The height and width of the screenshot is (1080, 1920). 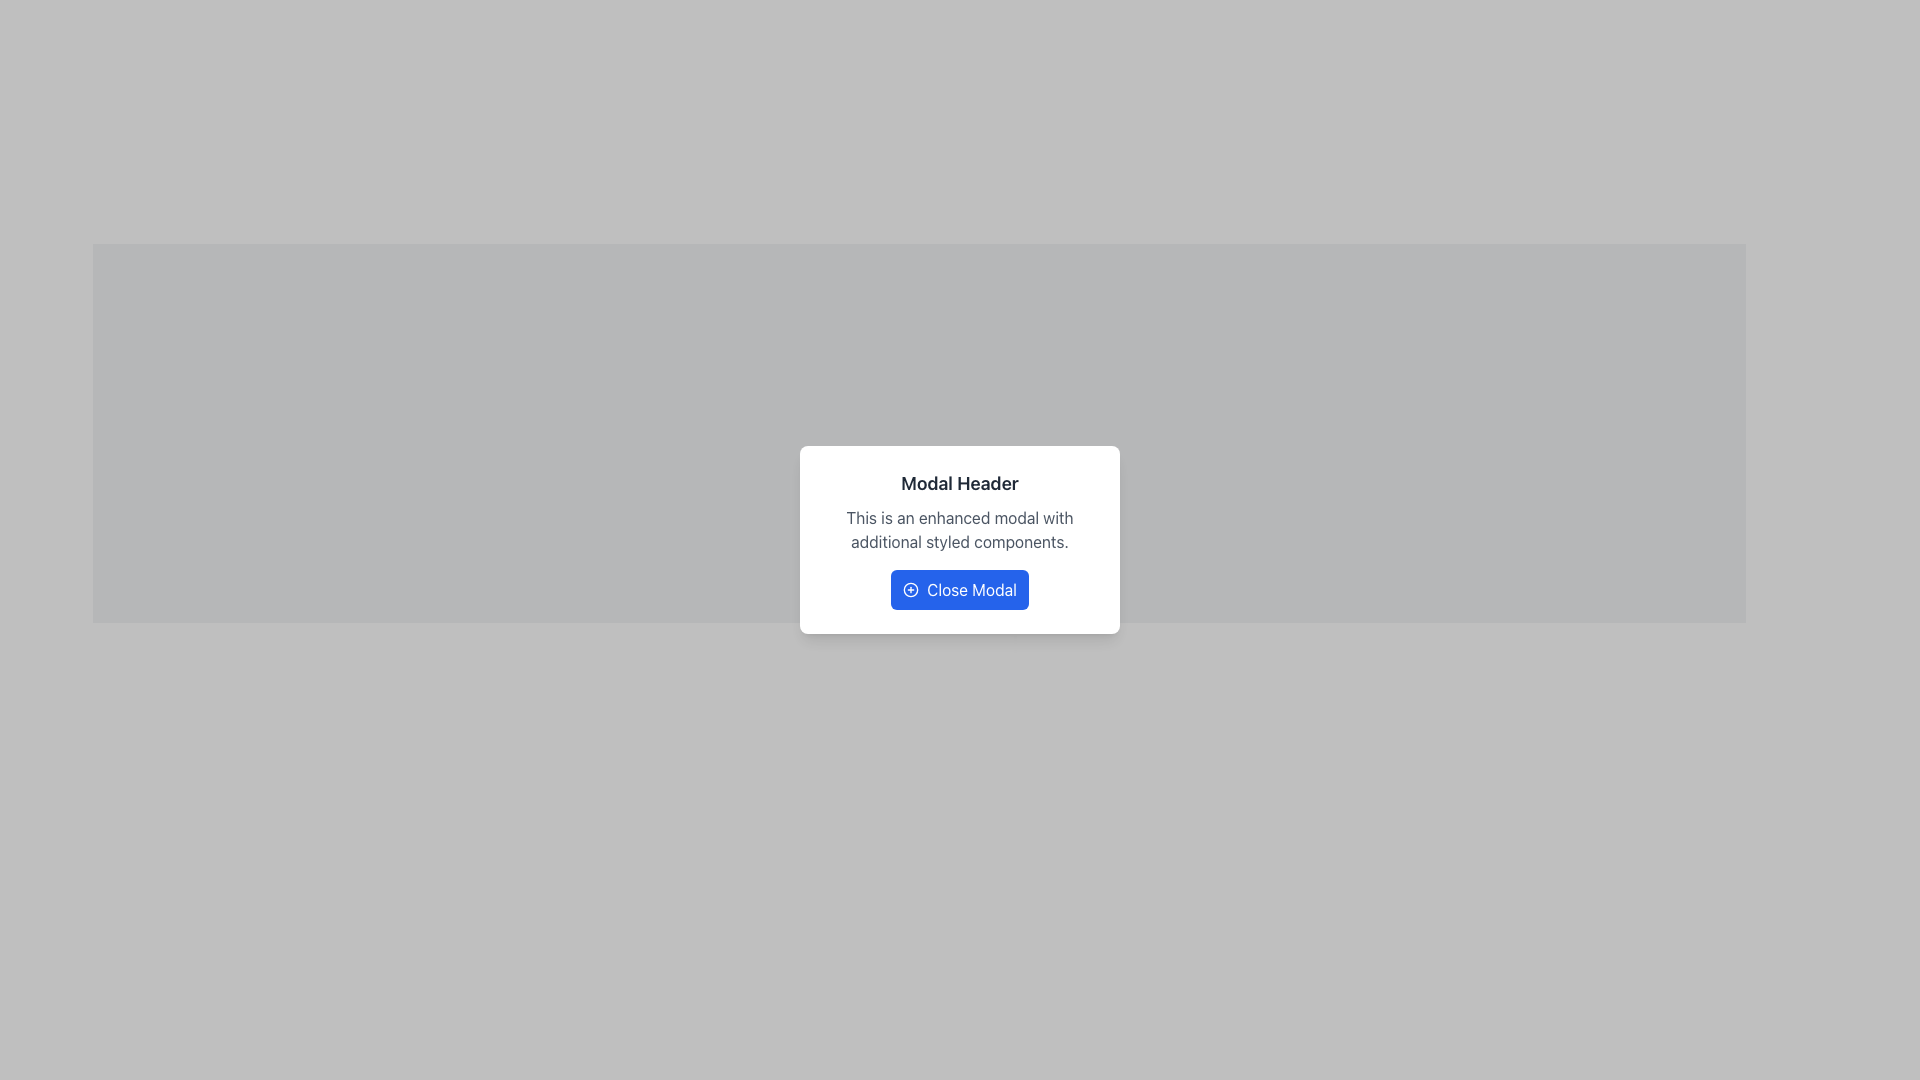 What do you see at coordinates (910, 589) in the screenshot?
I see `the circular icon with a plus sign, which is located to the left of the 'Close Modal' button` at bounding box center [910, 589].